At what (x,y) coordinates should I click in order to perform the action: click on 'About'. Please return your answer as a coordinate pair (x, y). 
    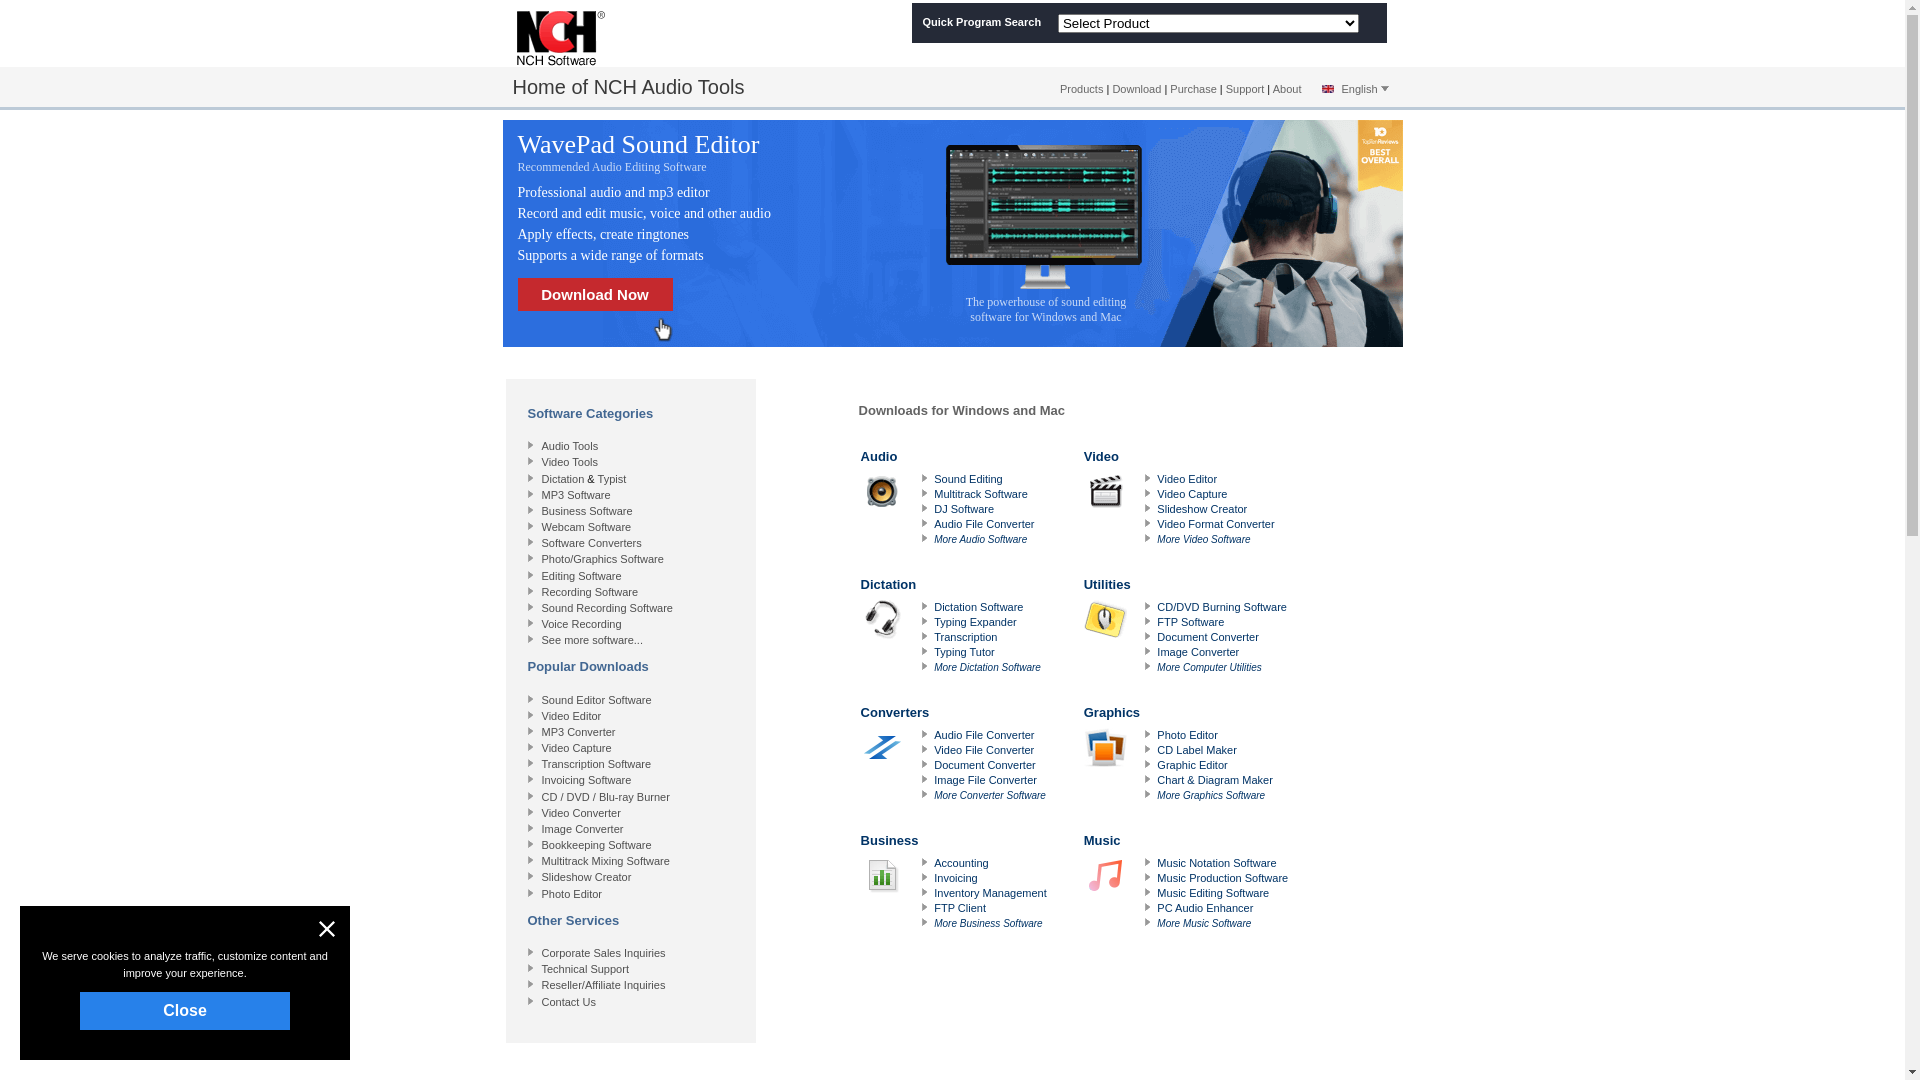
    Looking at the image, I should click on (1287, 87).